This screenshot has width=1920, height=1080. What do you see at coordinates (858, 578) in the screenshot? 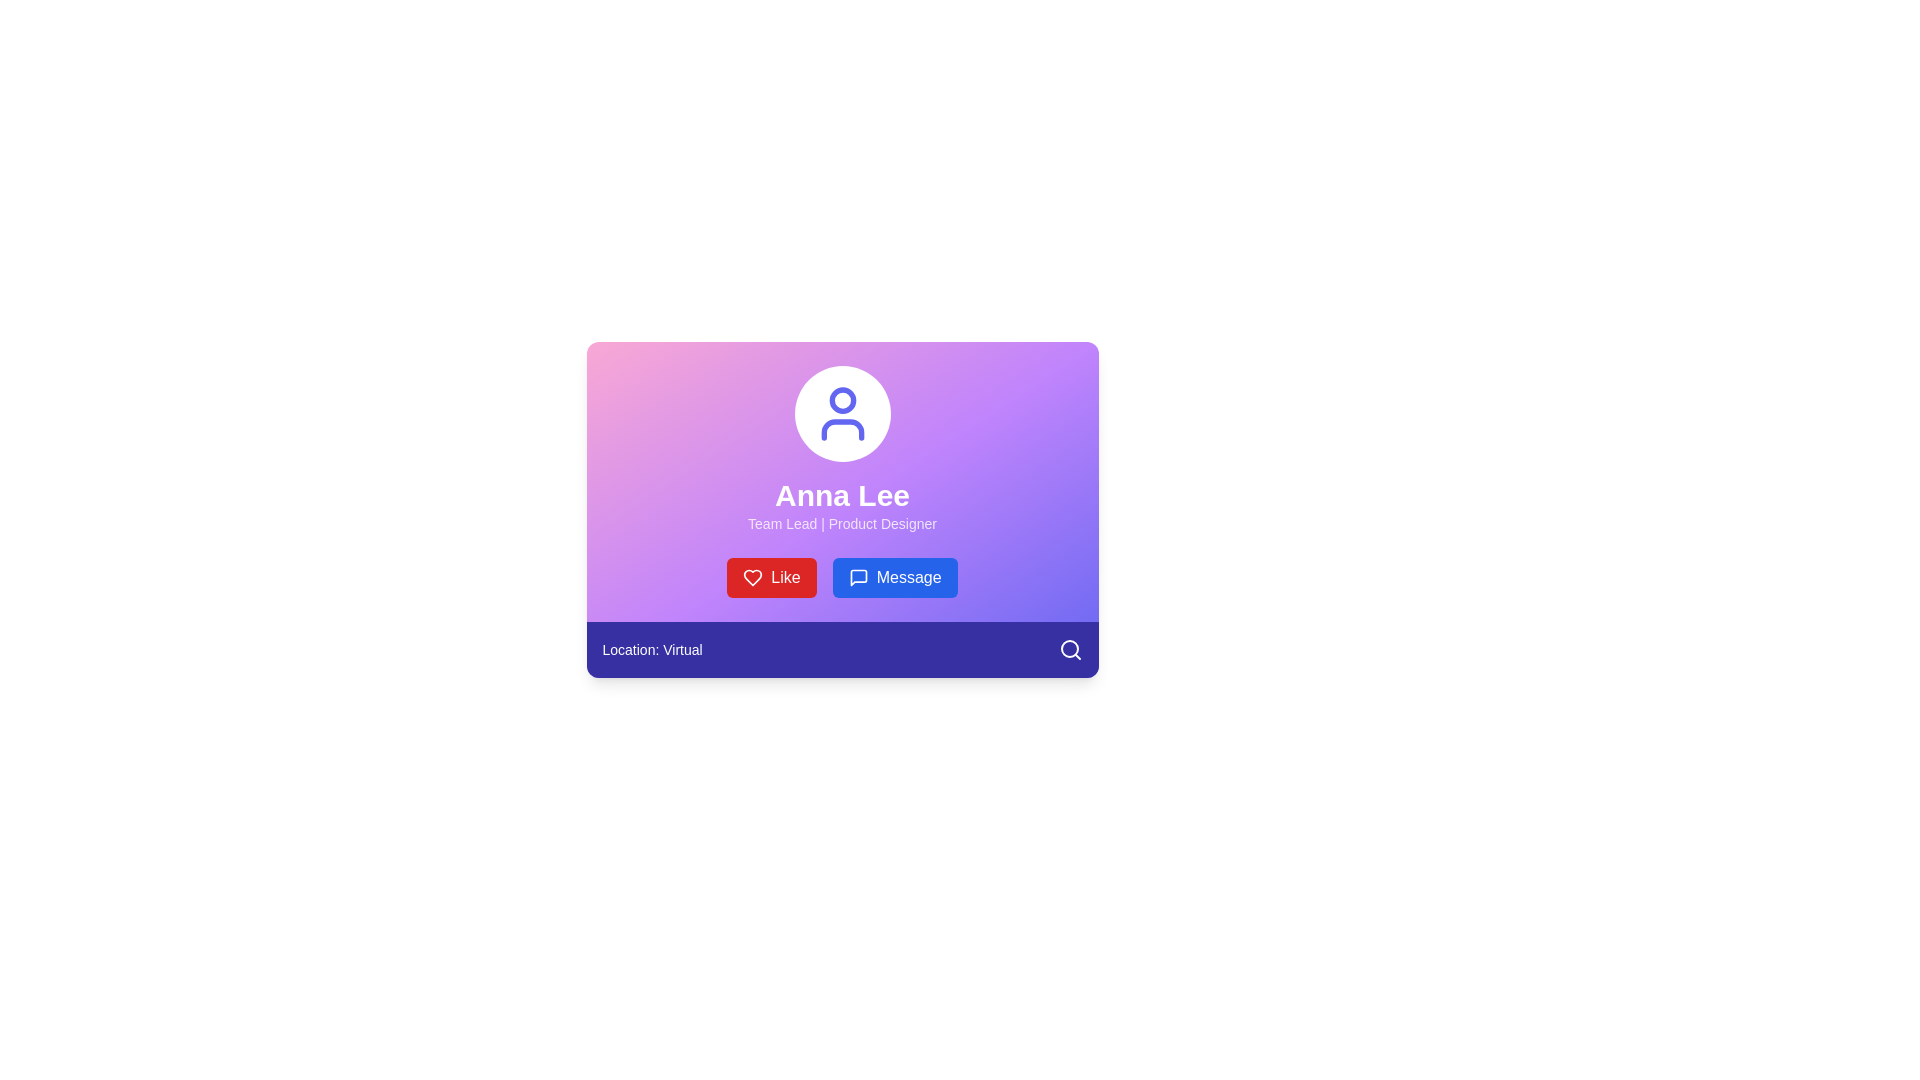
I see `the icon that visually indicates the 'Message' button for sending messages, located at the center-left part of the button` at bounding box center [858, 578].